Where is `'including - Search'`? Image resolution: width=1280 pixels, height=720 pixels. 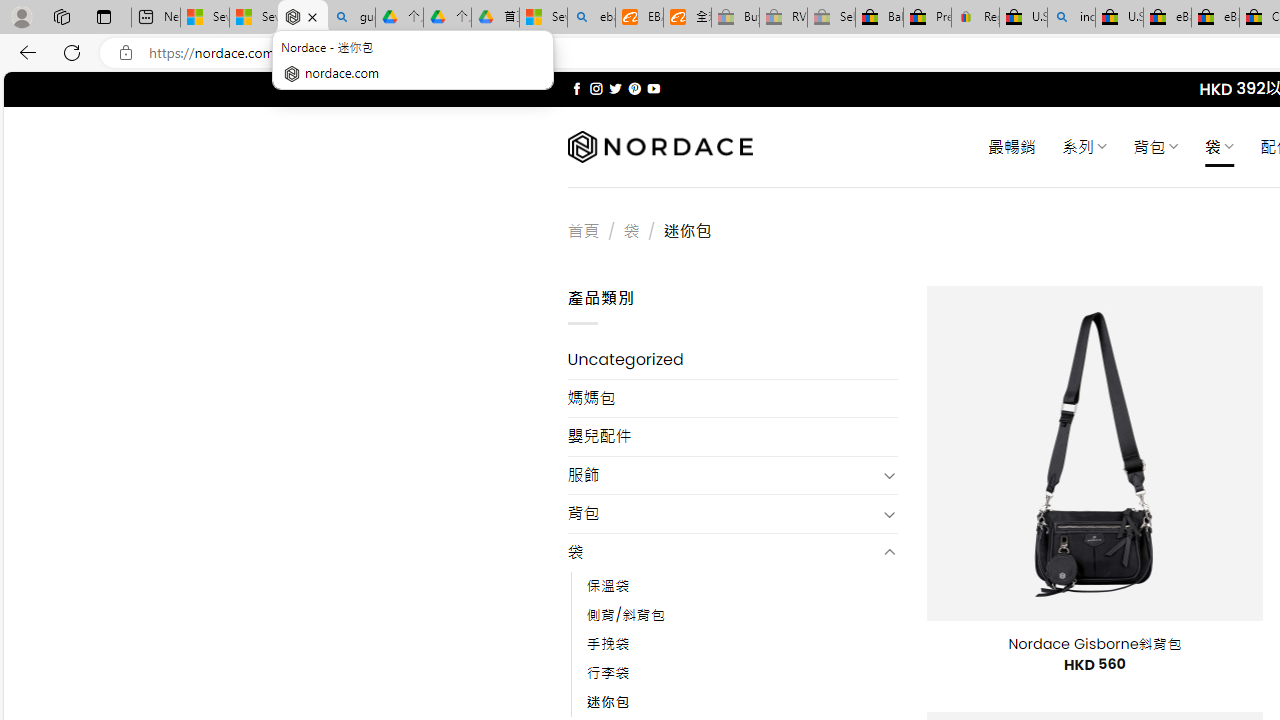
'including - Search' is located at coordinates (1070, 17).